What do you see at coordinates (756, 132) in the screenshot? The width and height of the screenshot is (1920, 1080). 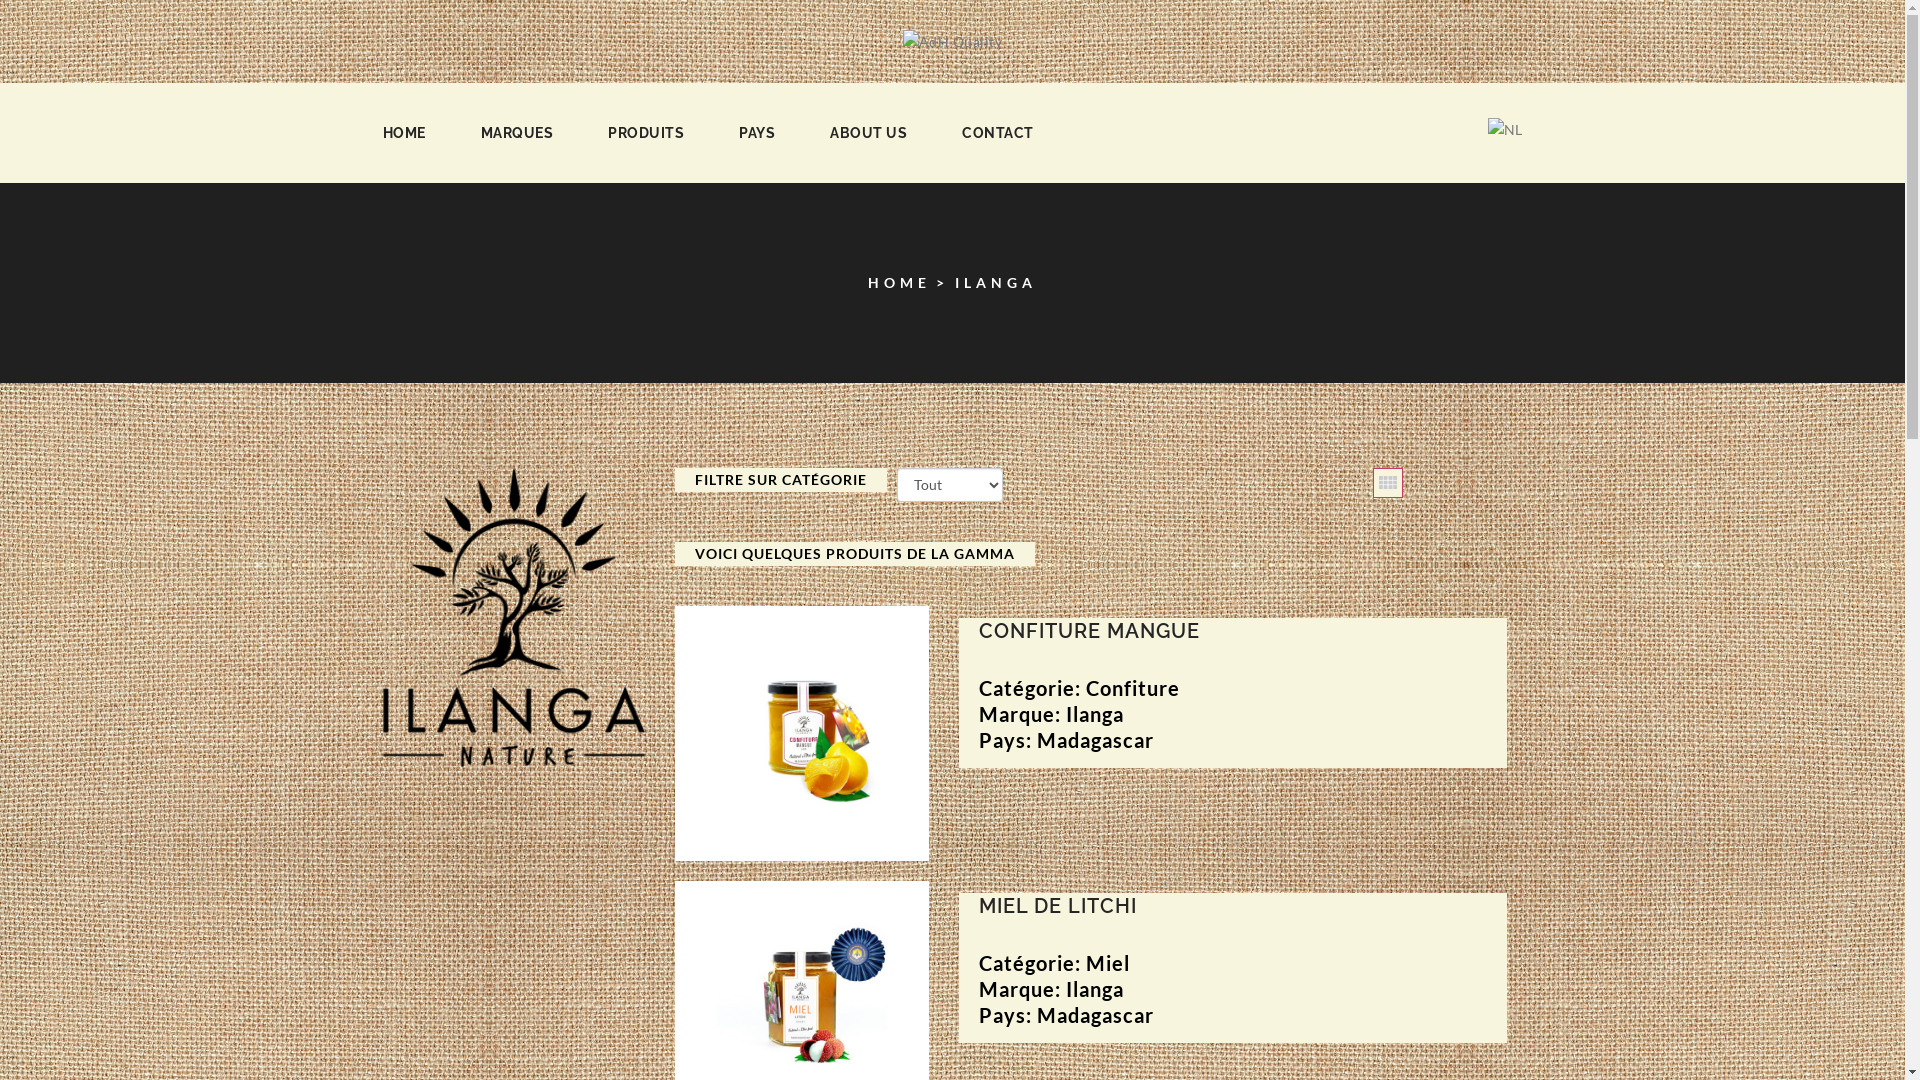 I see `'PAYS'` at bounding box center [756, 132].